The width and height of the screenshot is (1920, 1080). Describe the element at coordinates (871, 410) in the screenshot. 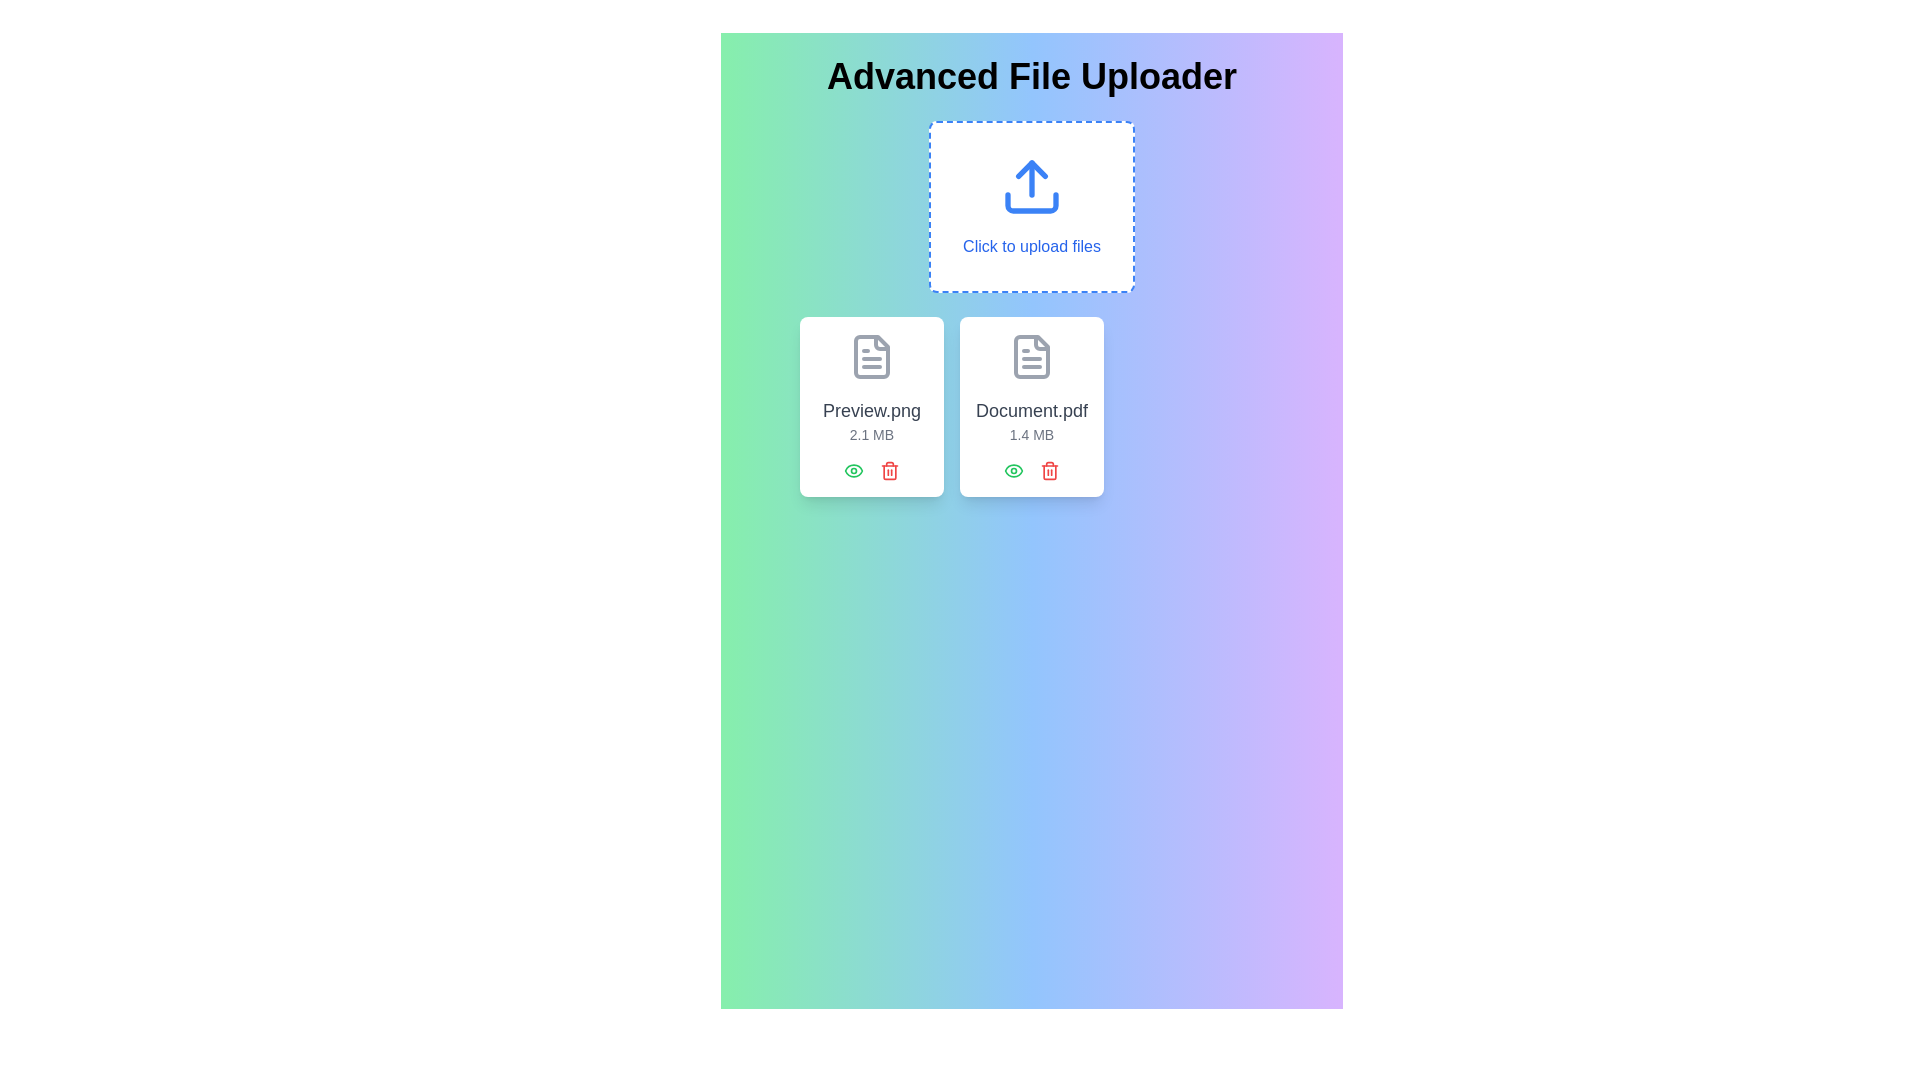

I see `text content displayed in the filename label located at the top-center of the left card in a horizontally arranged card layout` at that location.